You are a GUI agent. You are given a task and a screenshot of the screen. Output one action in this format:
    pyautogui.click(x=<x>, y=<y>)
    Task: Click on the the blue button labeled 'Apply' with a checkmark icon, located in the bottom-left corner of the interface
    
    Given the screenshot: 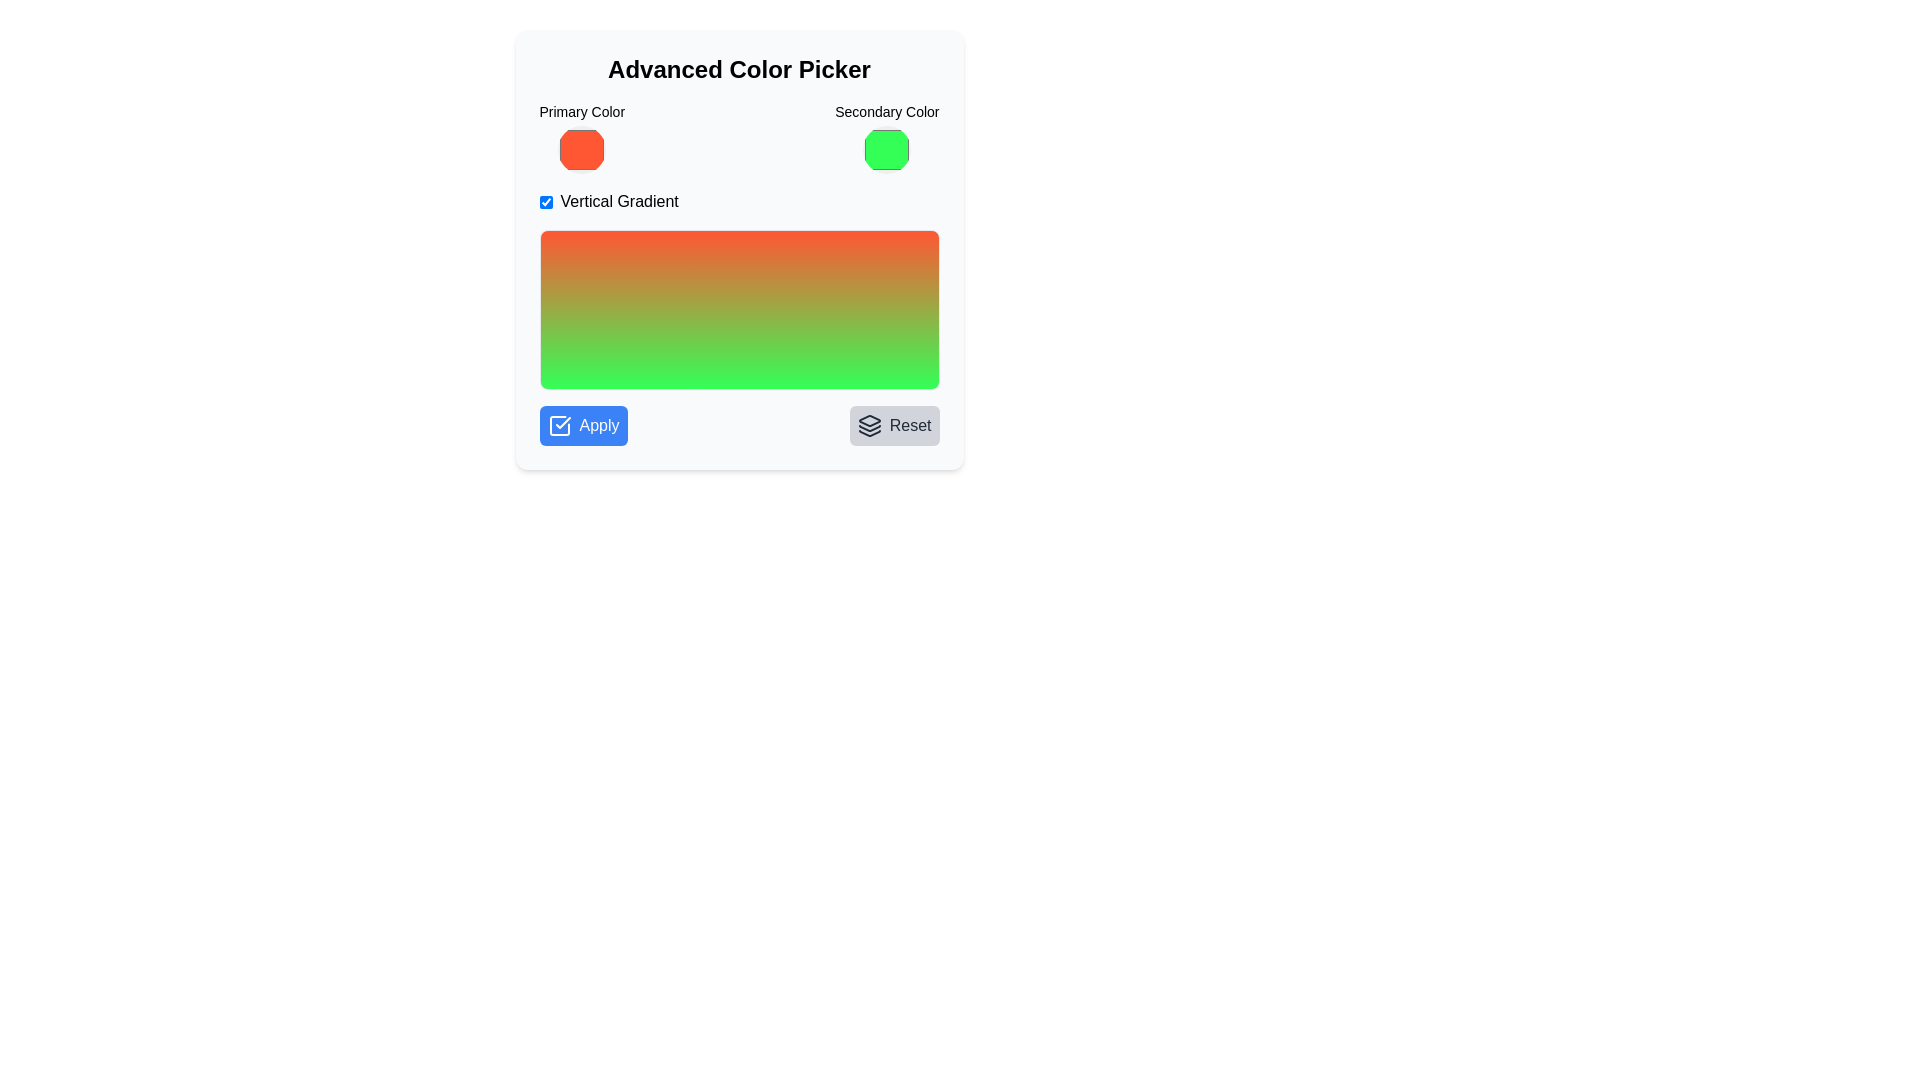 What is the action you would take?
    pyautogui.click(x=582, y=424)
    